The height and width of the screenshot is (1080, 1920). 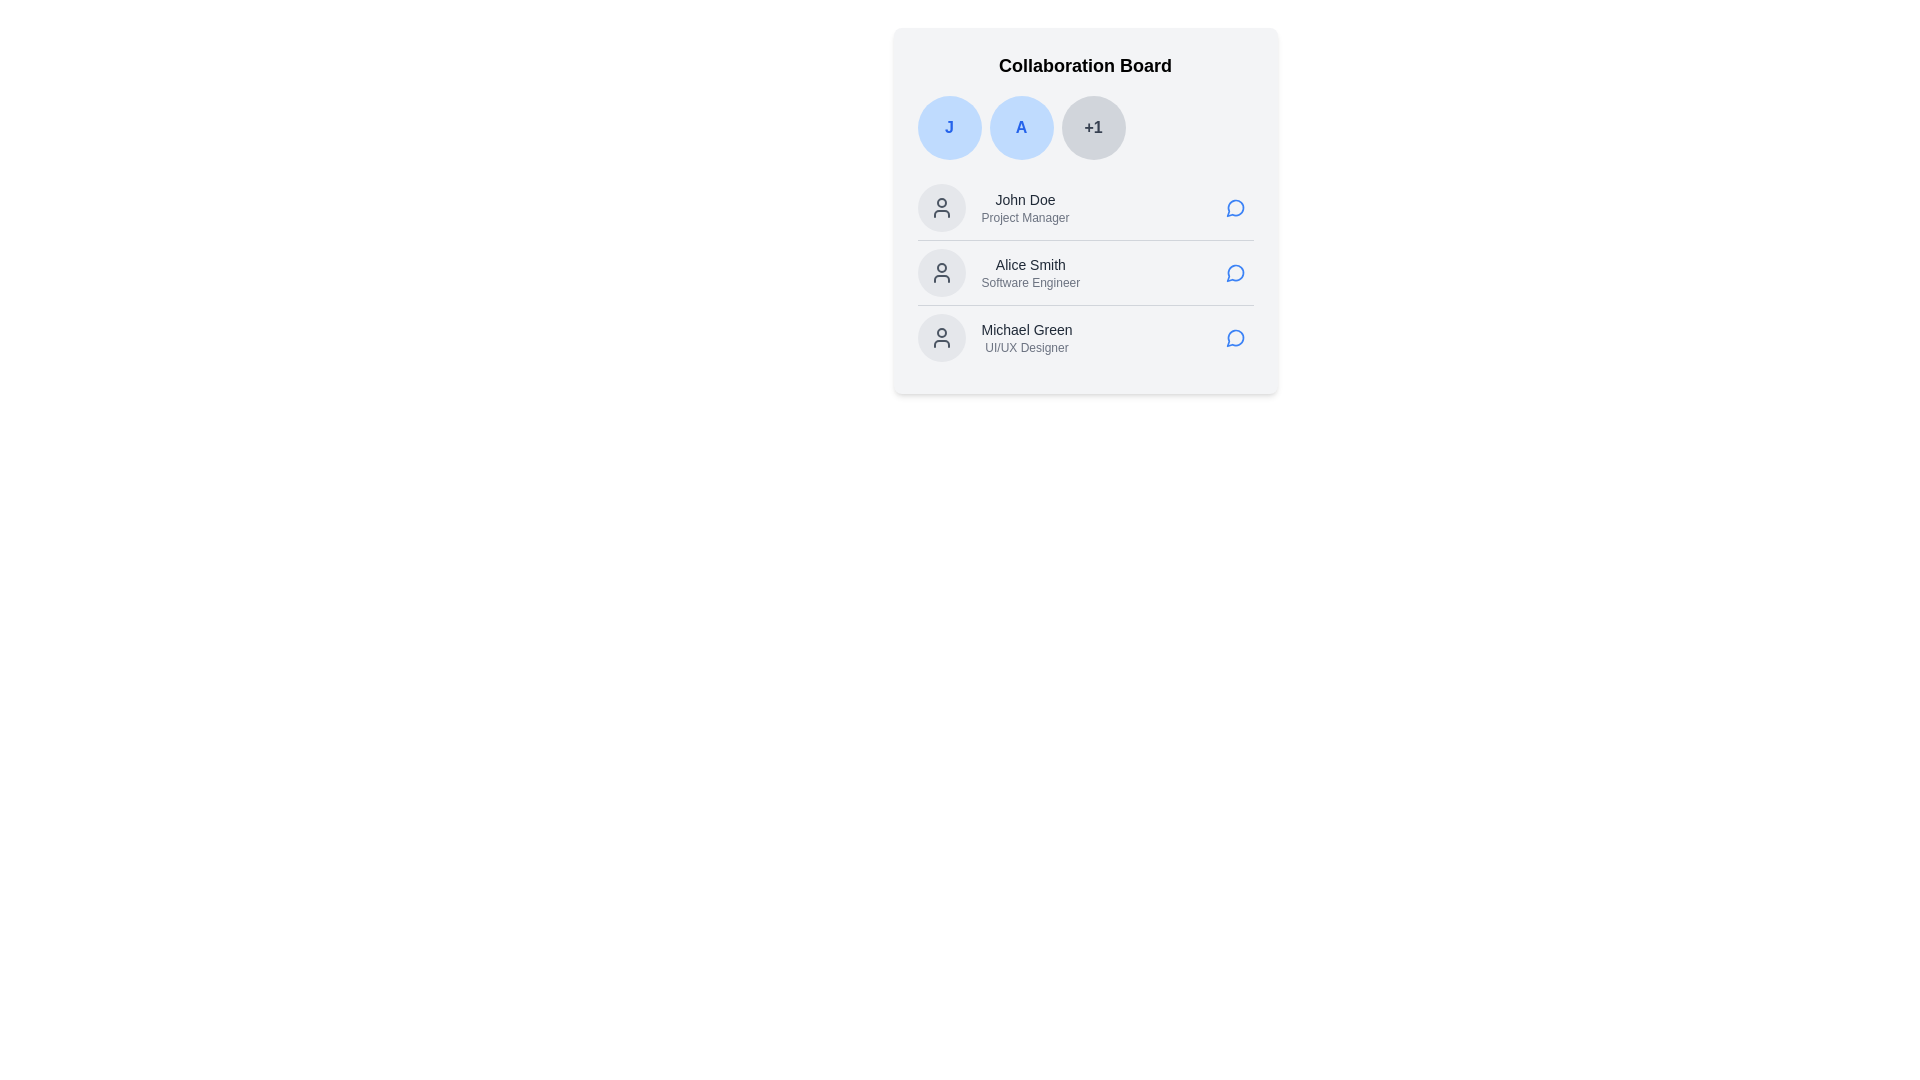 What do you see at coordinates (1027, 329) in the screenshot?
I see `the text label displaying 'Michael Green' which is located in the third row of the 'Collaboration Board' section` at bounding box center [1027, 329].